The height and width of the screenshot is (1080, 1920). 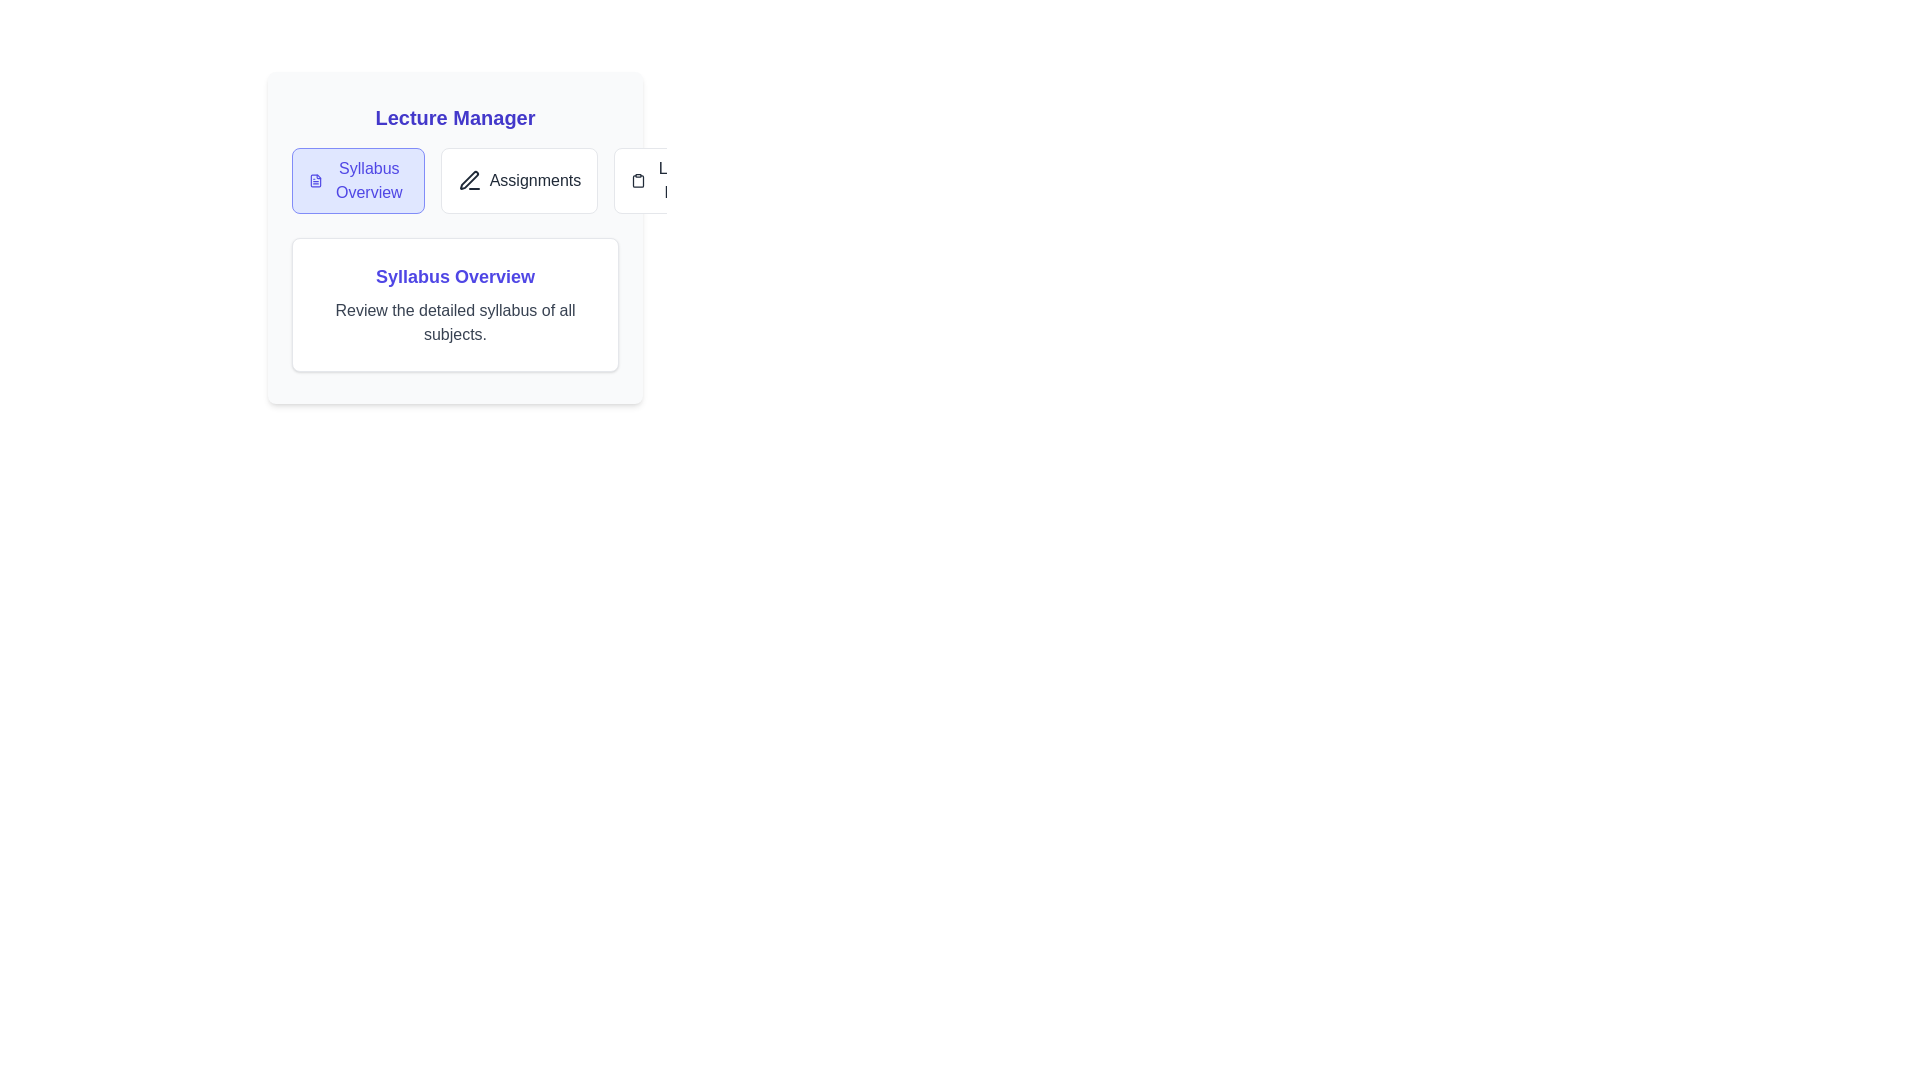 What do you see at coordinates (637, 181) in the screenshot?
I see `the clipboard icon located on the left side of the 'Lecture Notes' button, which serves as a visual indicator for associated content or actions` at bounding box center [637, 181].